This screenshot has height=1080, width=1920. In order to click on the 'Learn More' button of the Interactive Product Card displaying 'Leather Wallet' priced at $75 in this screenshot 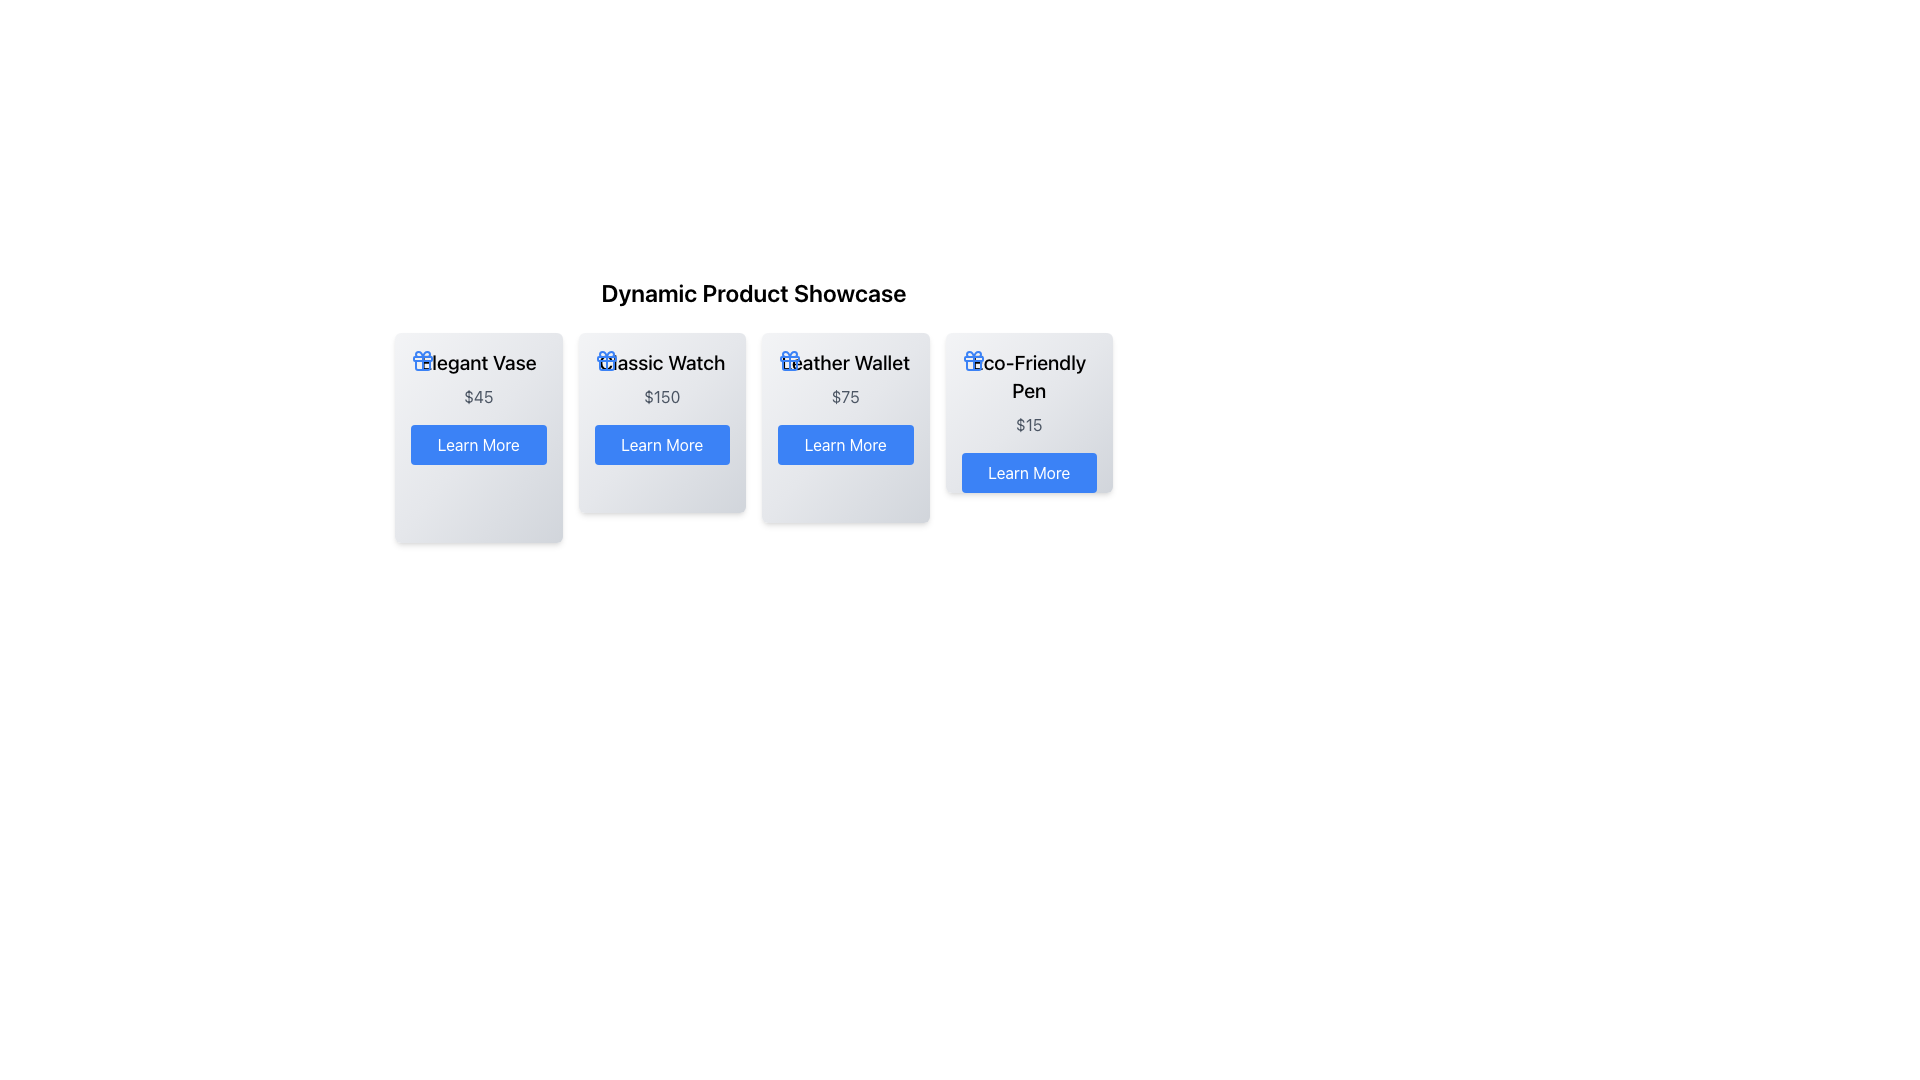, I will do `click(845, 427)`.